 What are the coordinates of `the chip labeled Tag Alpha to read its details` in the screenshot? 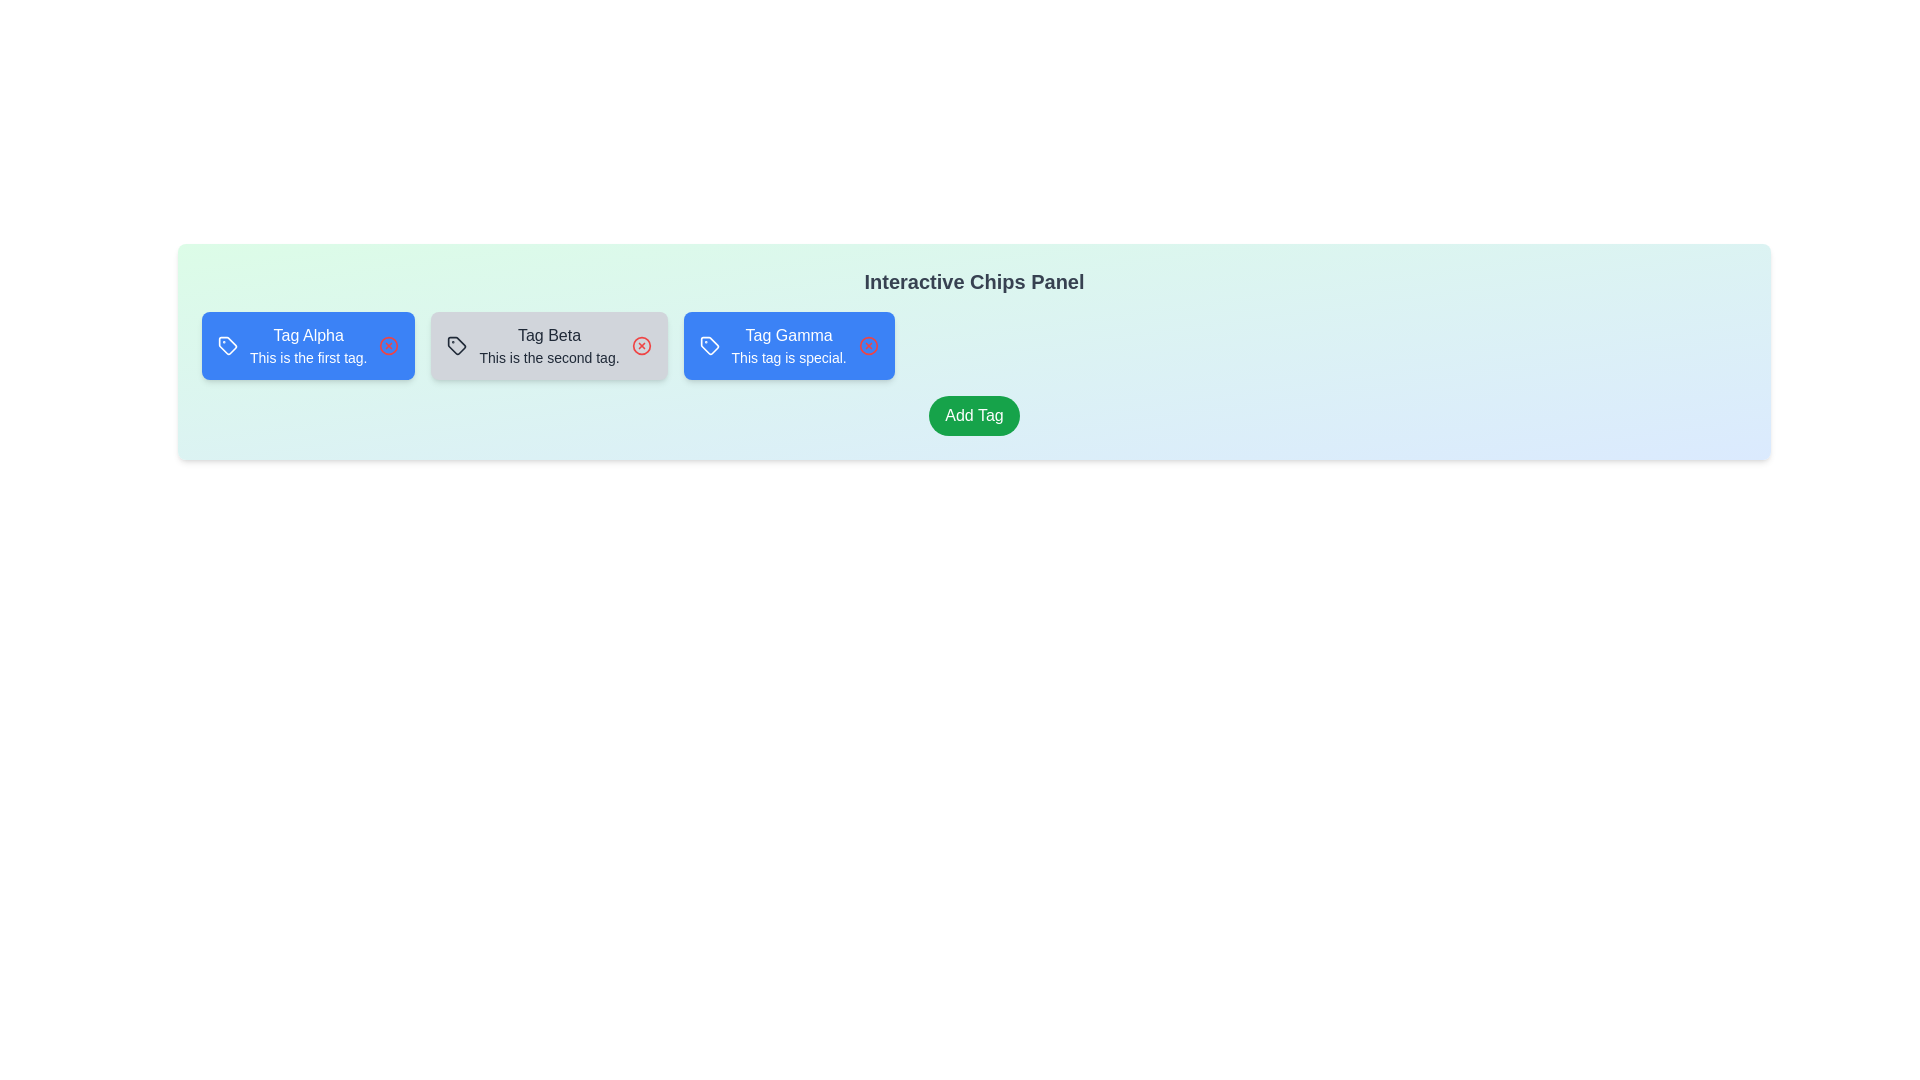 It's located at (306, 345).